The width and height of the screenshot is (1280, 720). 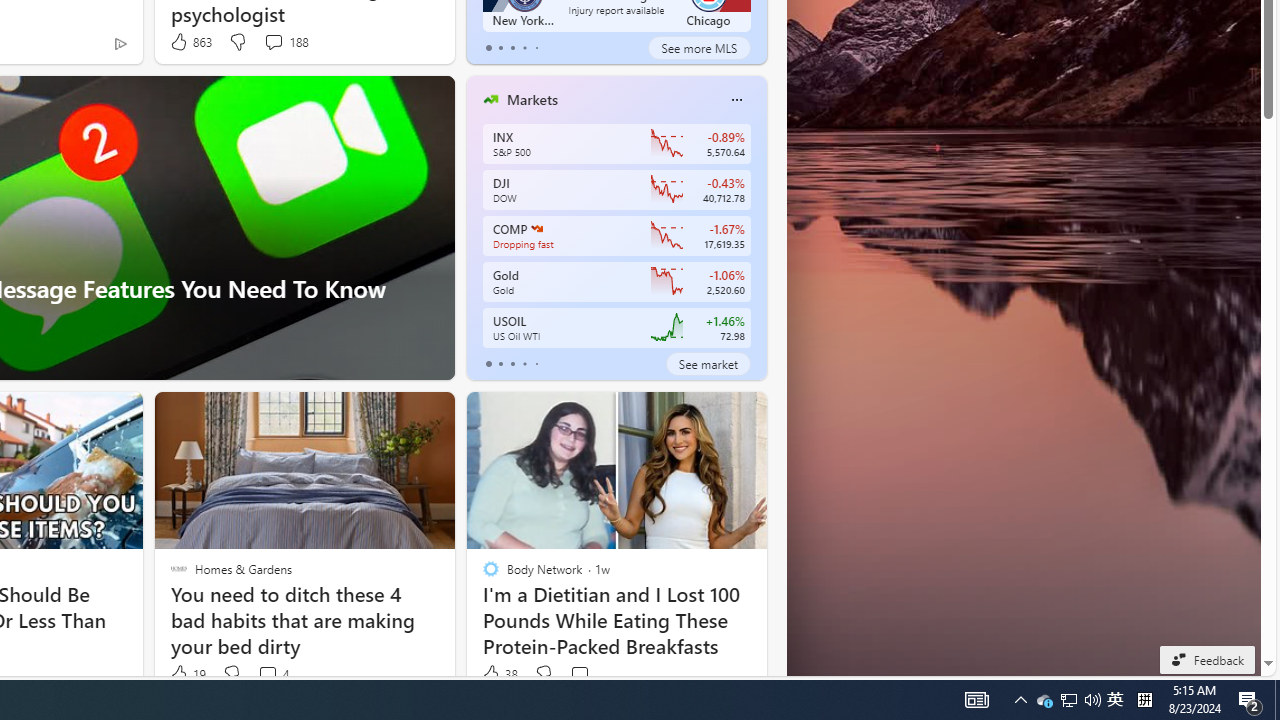 I want to click on '863 Like', so click(x=190, y=42).